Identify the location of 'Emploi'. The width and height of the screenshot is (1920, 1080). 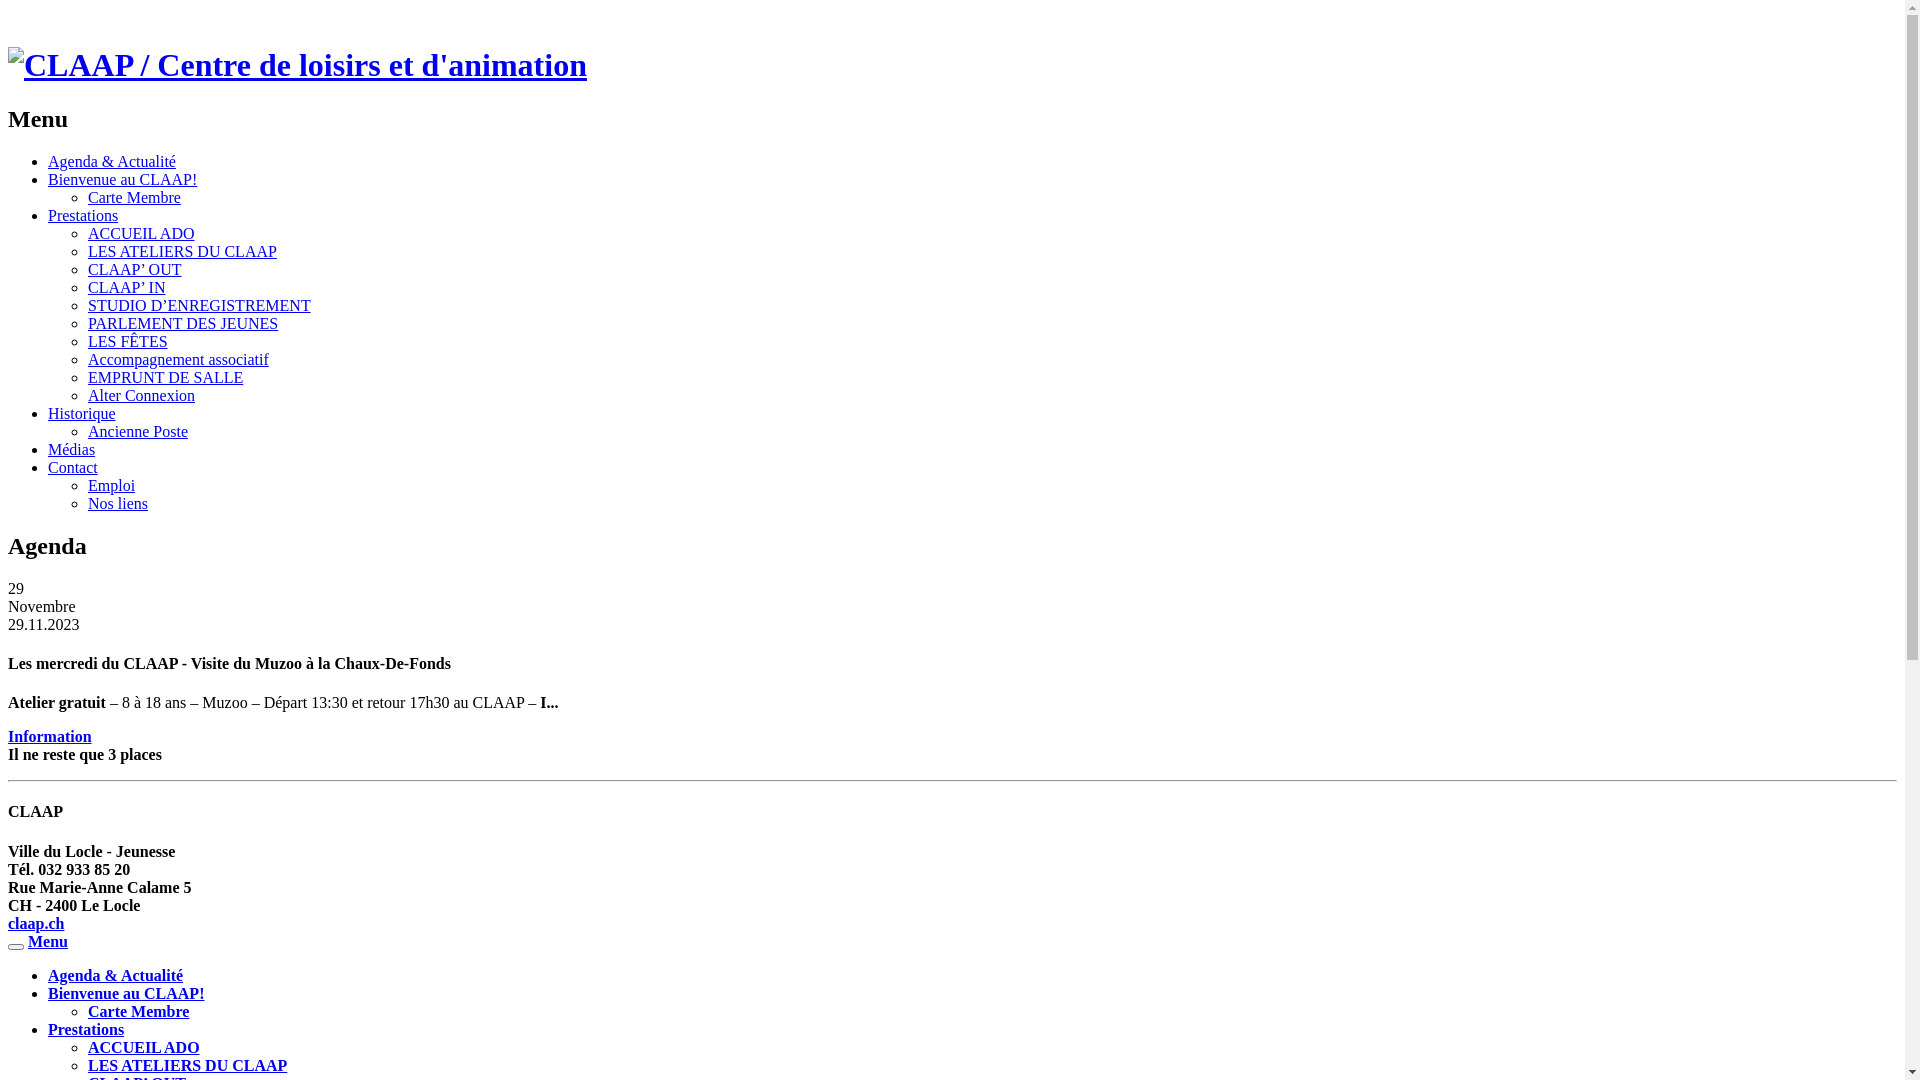
(110, 485).